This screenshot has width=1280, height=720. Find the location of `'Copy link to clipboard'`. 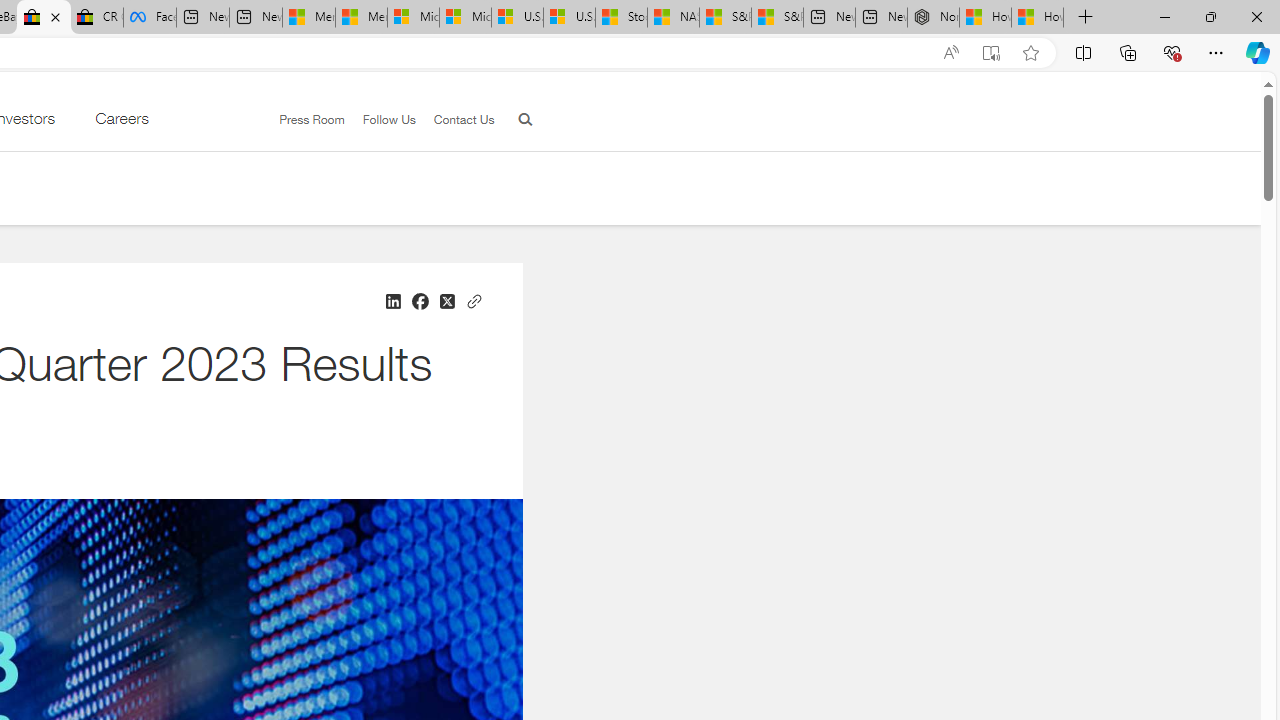

'Copy link to clipboard' is located at coordinates (472, 299).